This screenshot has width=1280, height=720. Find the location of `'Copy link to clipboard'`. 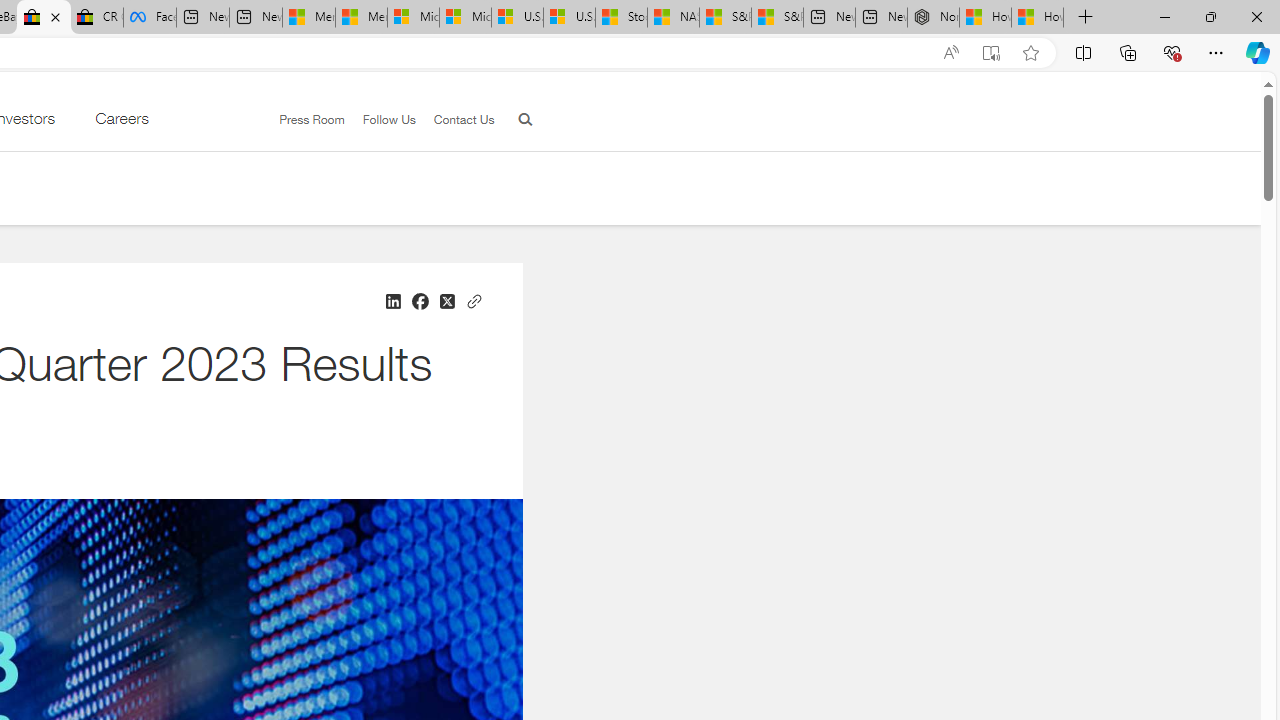

'Copy link to clipboard' is located at coordinates (472, 299).